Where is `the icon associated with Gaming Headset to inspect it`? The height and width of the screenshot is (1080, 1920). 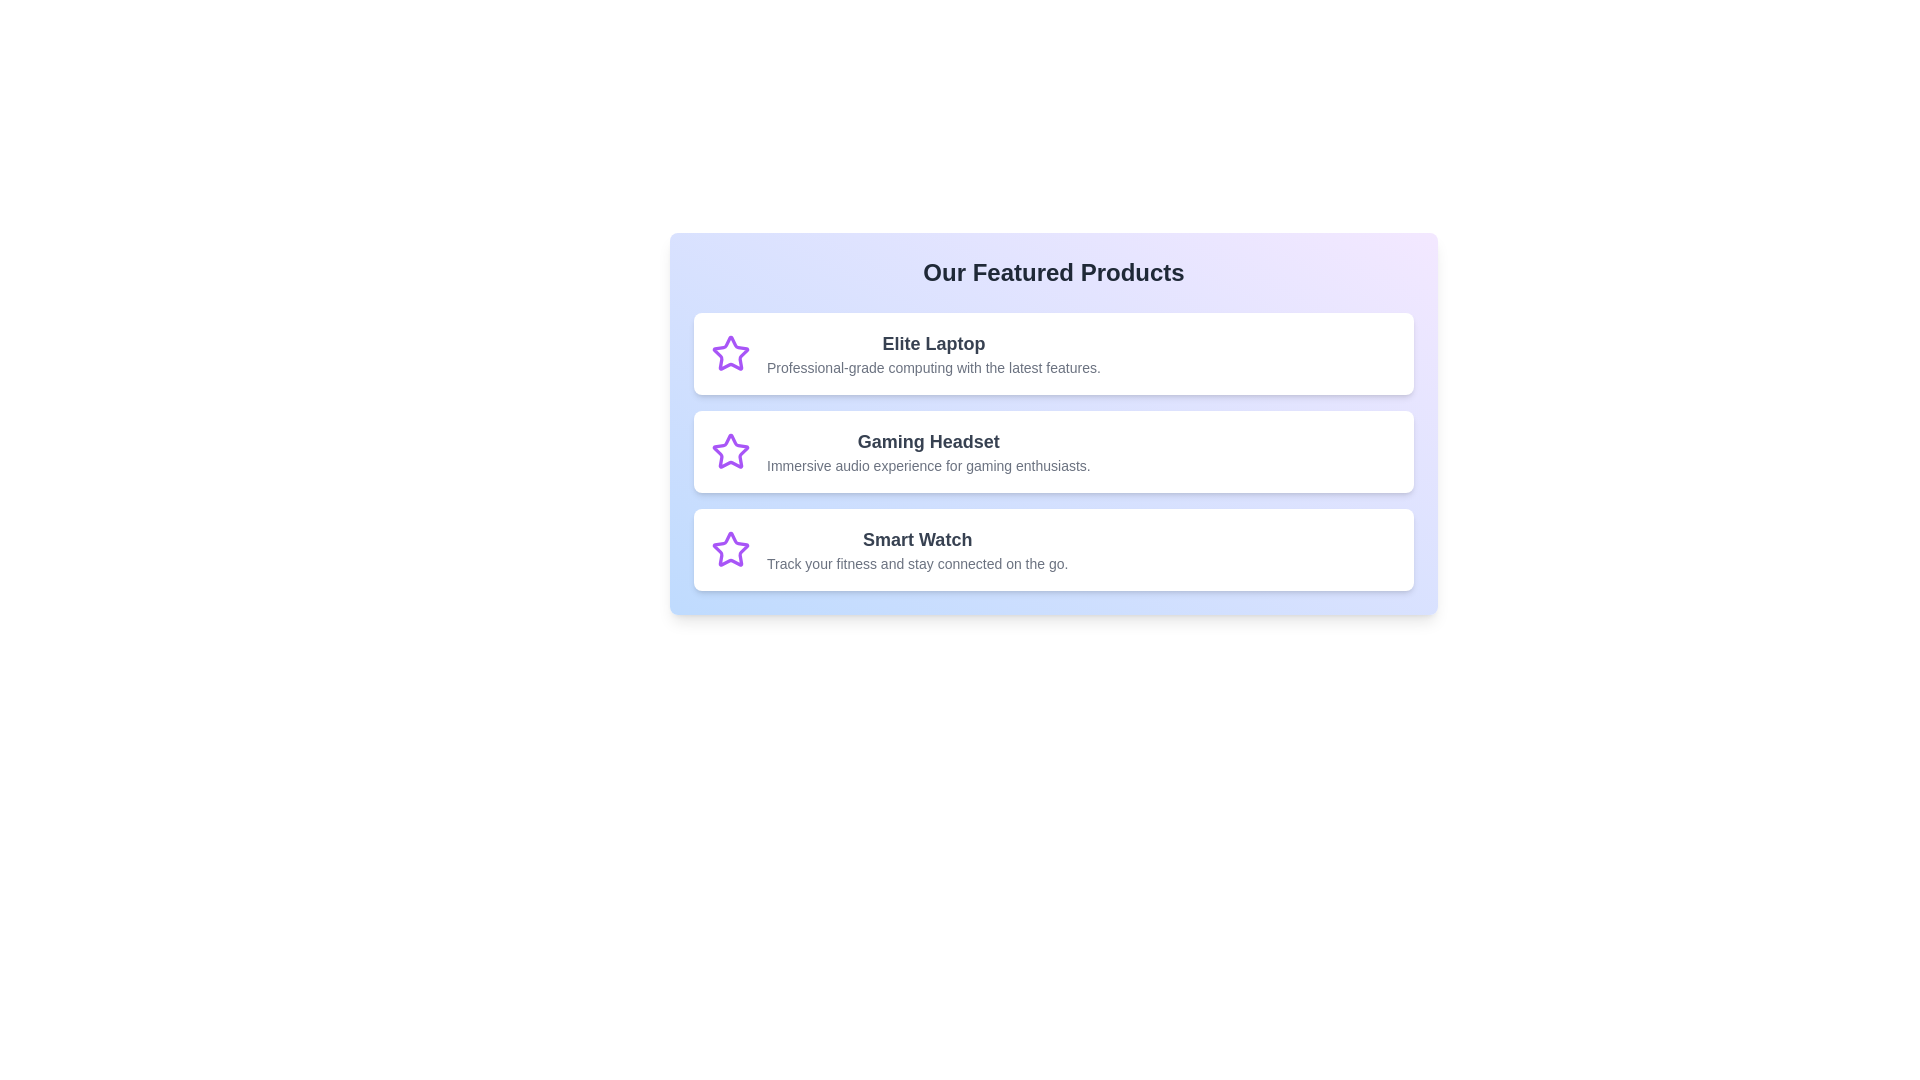
the icon associated with Gaming Headset to inspect it is located at coordinates (729, 451).